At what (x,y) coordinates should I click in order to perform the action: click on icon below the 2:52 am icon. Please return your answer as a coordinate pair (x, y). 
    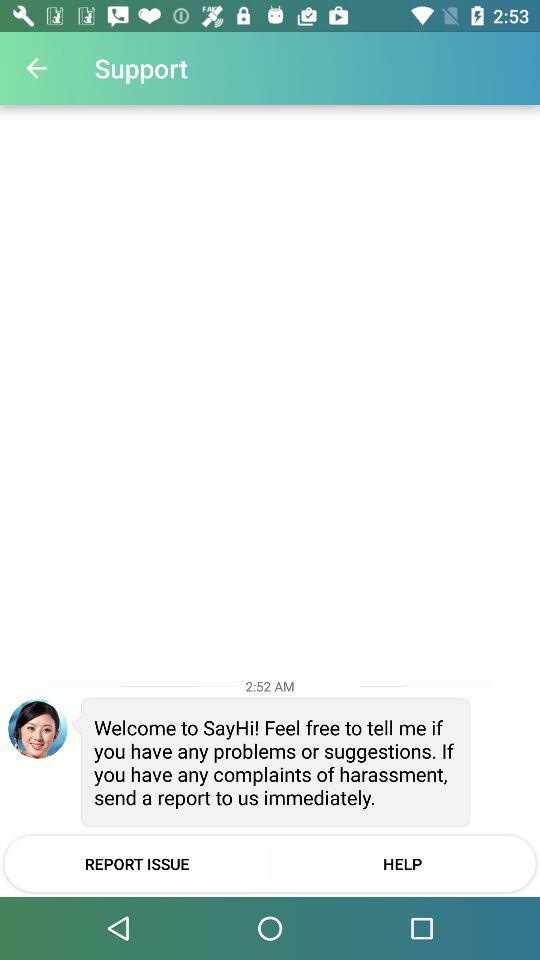
    Looking at the image, I should click on (37, 728).